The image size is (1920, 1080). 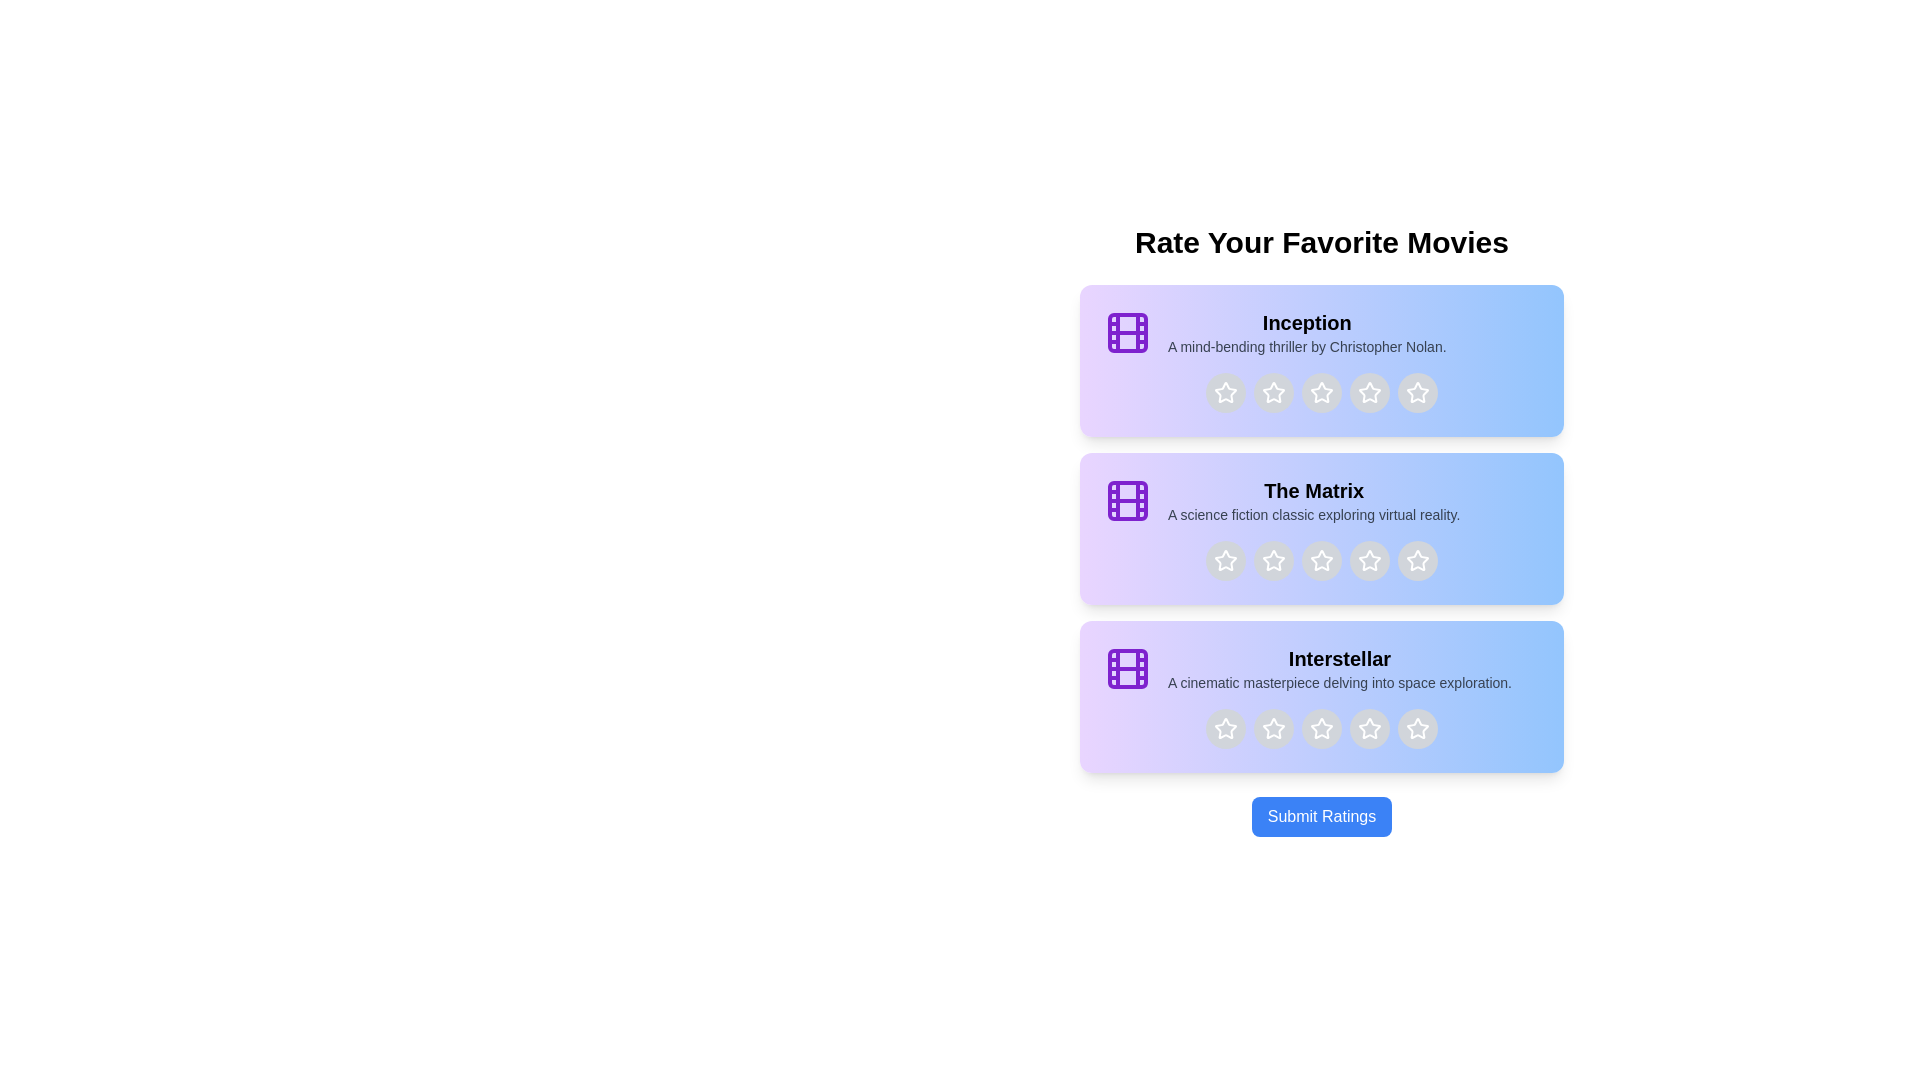 What do you see at coordinates (1416, 560) in the screenshot?
I see `the star corresponding to 5 stars for the movie titled The Matrix` at bounding box center [1416, 560].